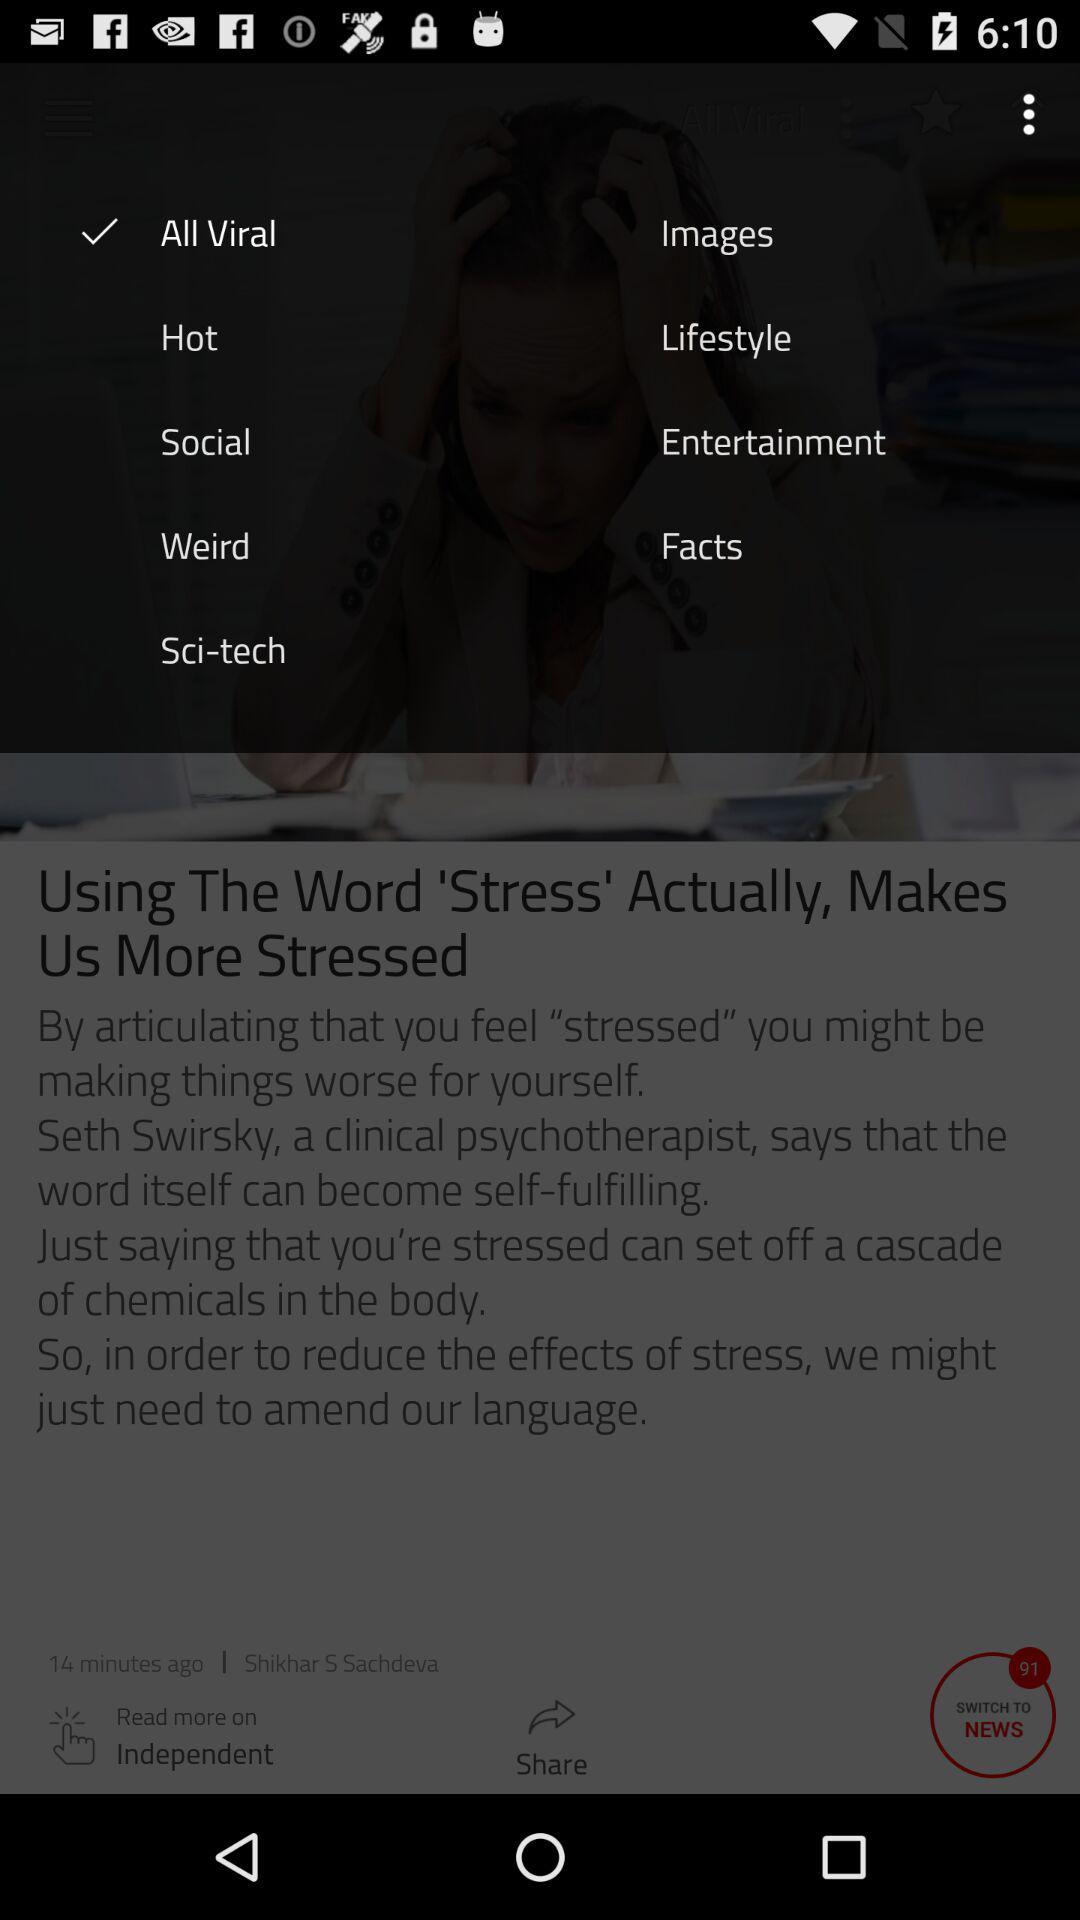 The width and height of the screenshot is (1080, 1920). Describe the element at coordinates (716, 230) in the screenshot. I see `the item above lifestyle` at that location.